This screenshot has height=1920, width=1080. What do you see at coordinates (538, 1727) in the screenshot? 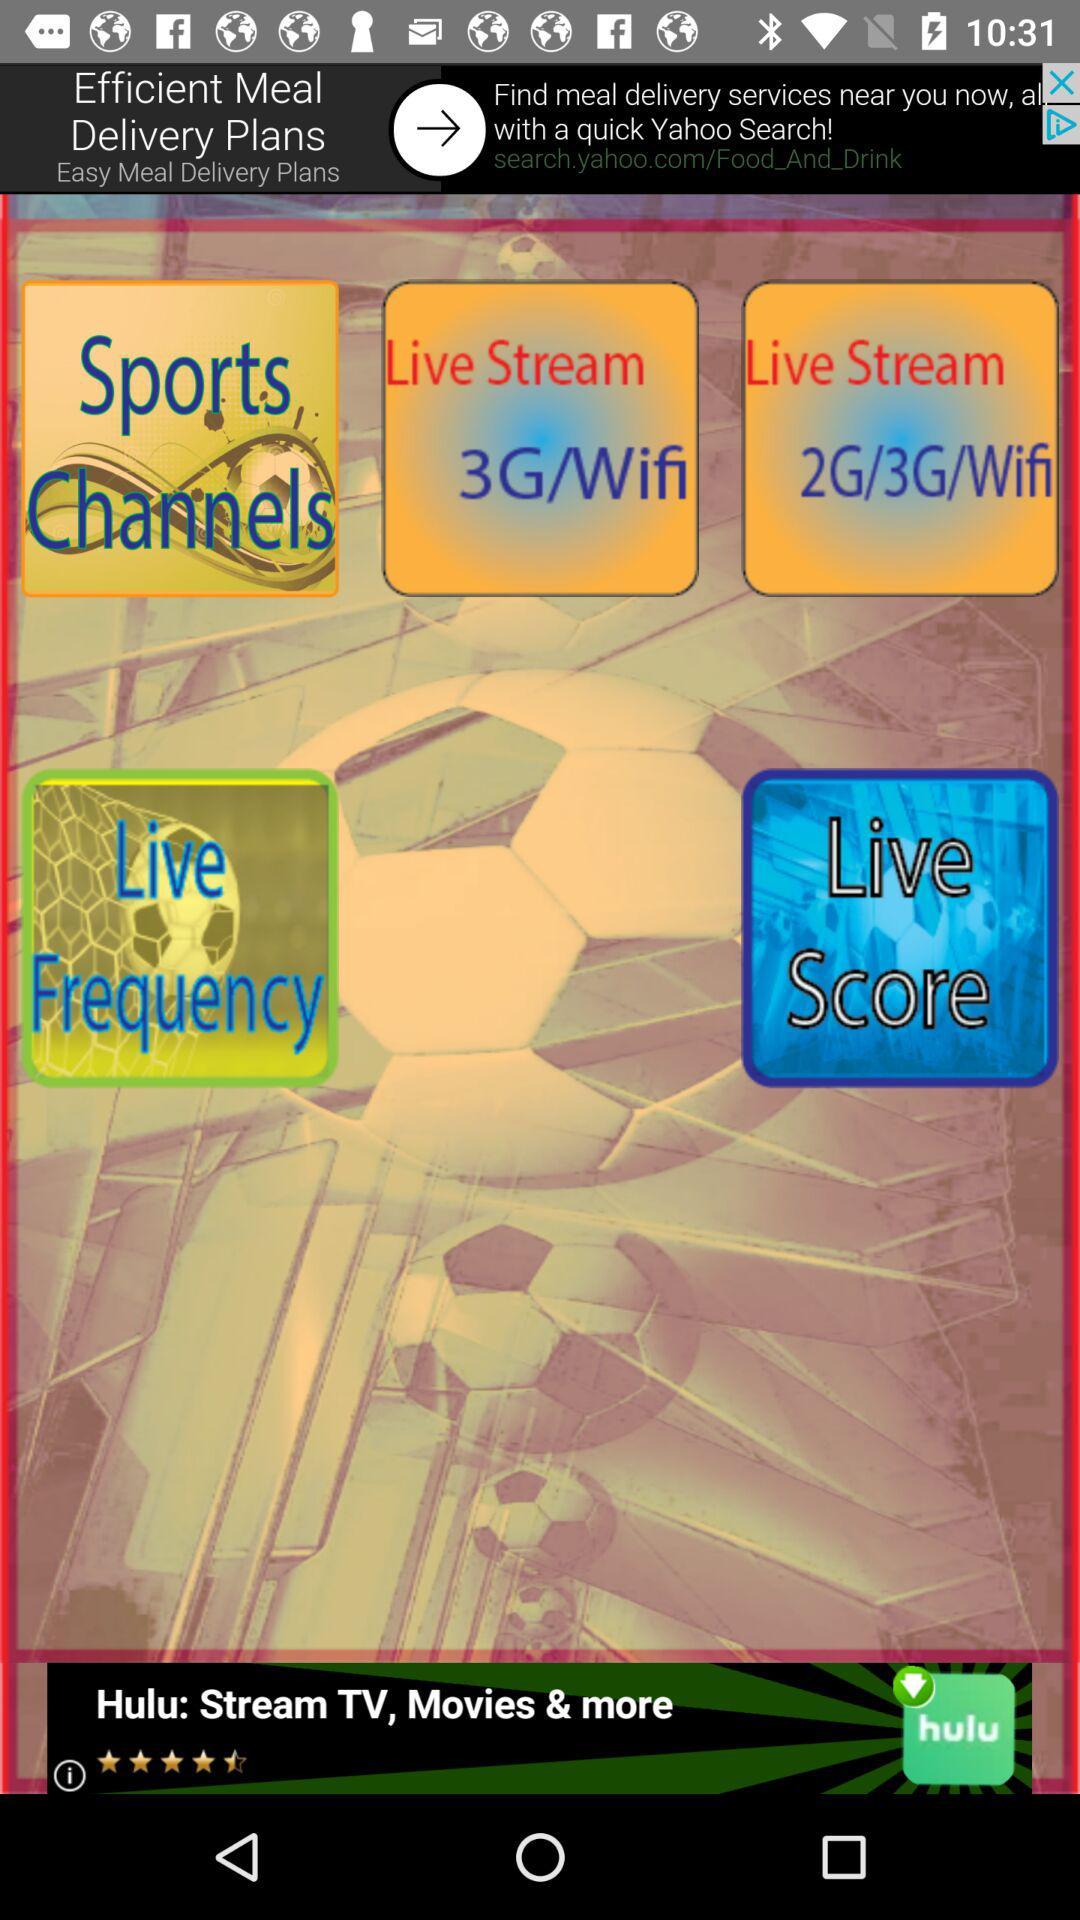
I see `interact with advertisement` at bounding box center [538, 1727].